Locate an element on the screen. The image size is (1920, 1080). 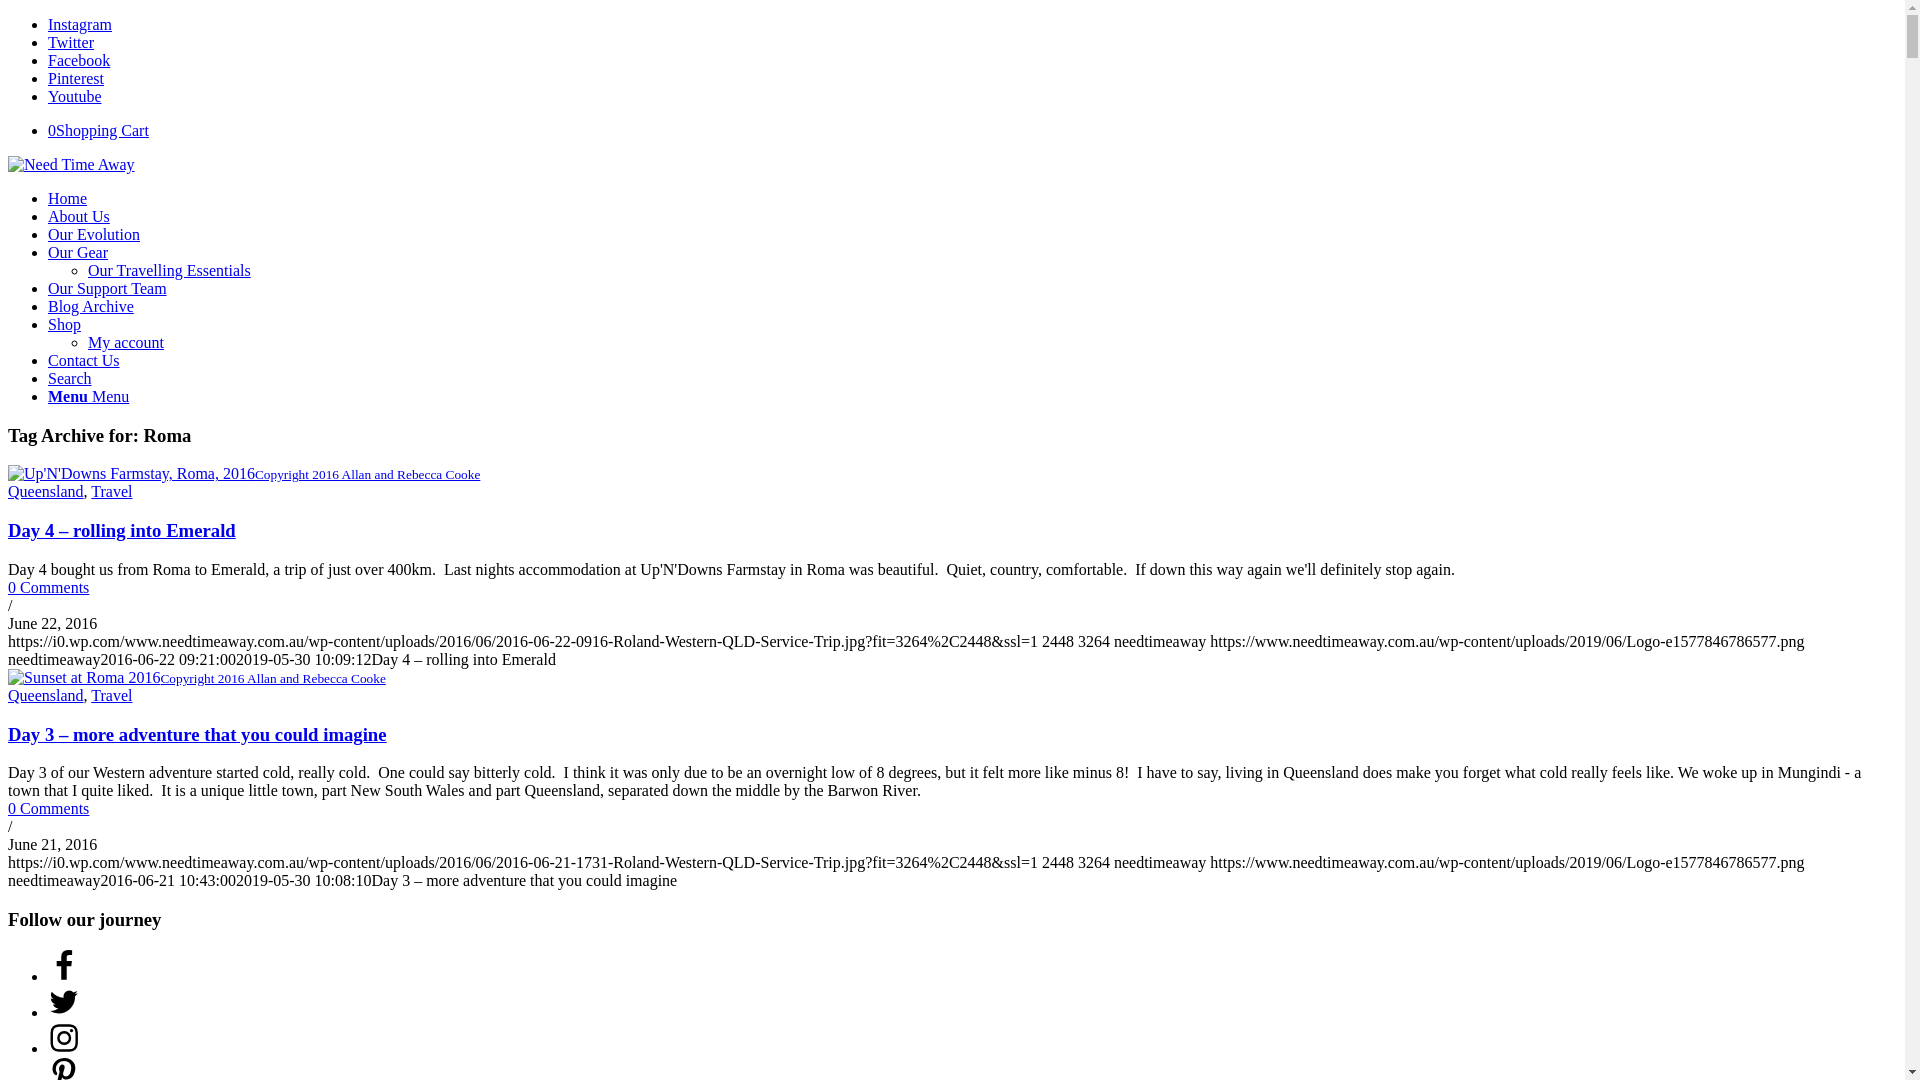
'Follow on Facebook' is located at coordinates (63, 975).